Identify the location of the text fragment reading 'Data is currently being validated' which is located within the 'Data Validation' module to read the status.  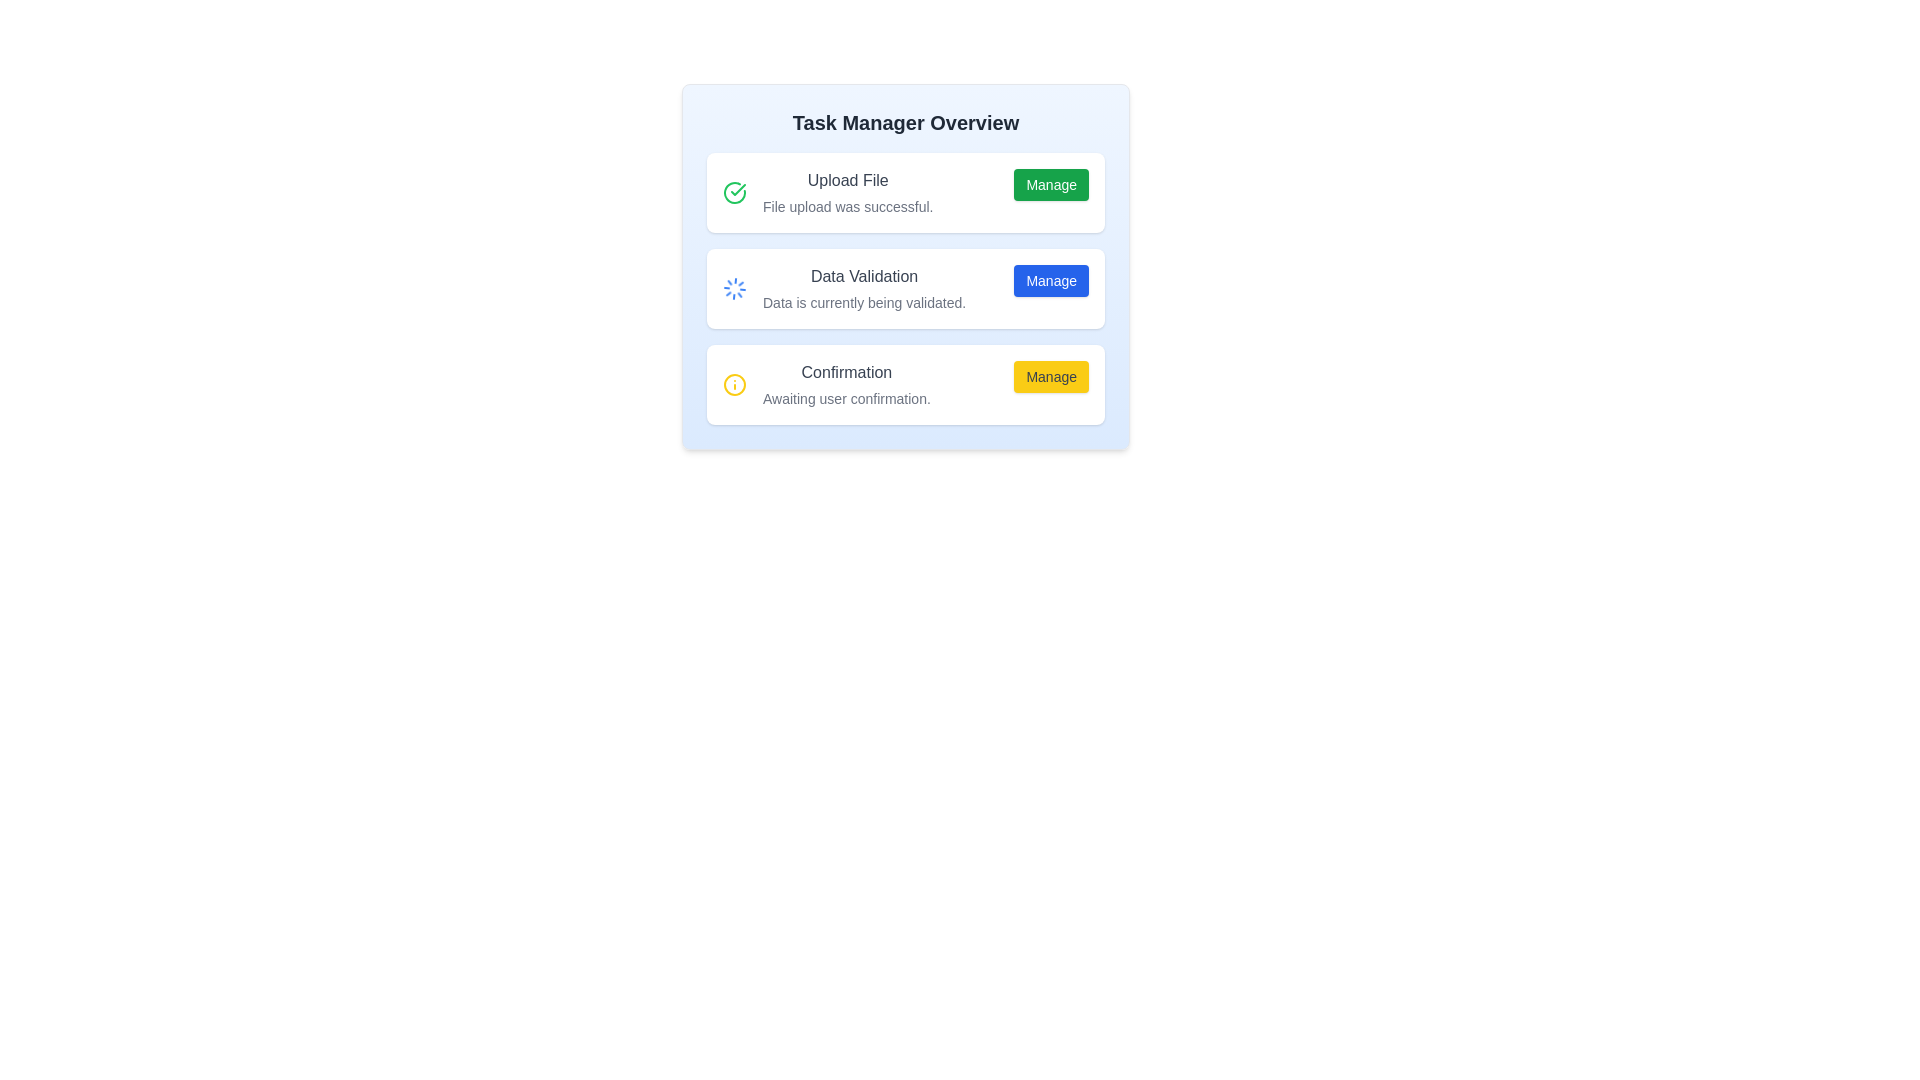
(864, 303).